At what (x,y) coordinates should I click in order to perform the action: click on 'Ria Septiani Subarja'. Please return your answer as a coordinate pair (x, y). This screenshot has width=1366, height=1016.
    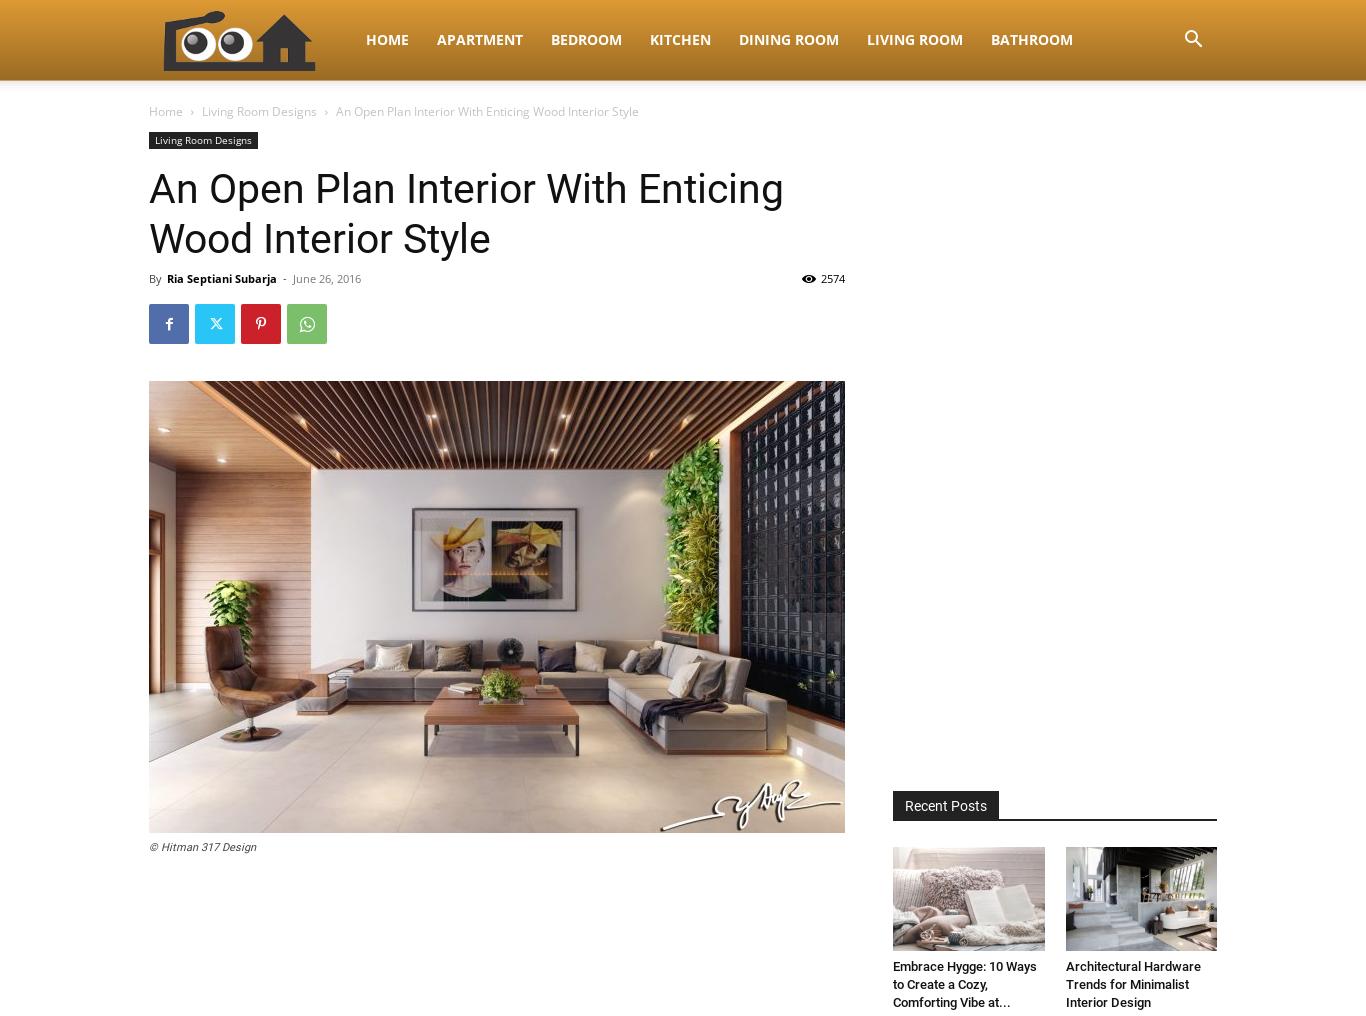
    Looking at the image, I should click on (220, 277).